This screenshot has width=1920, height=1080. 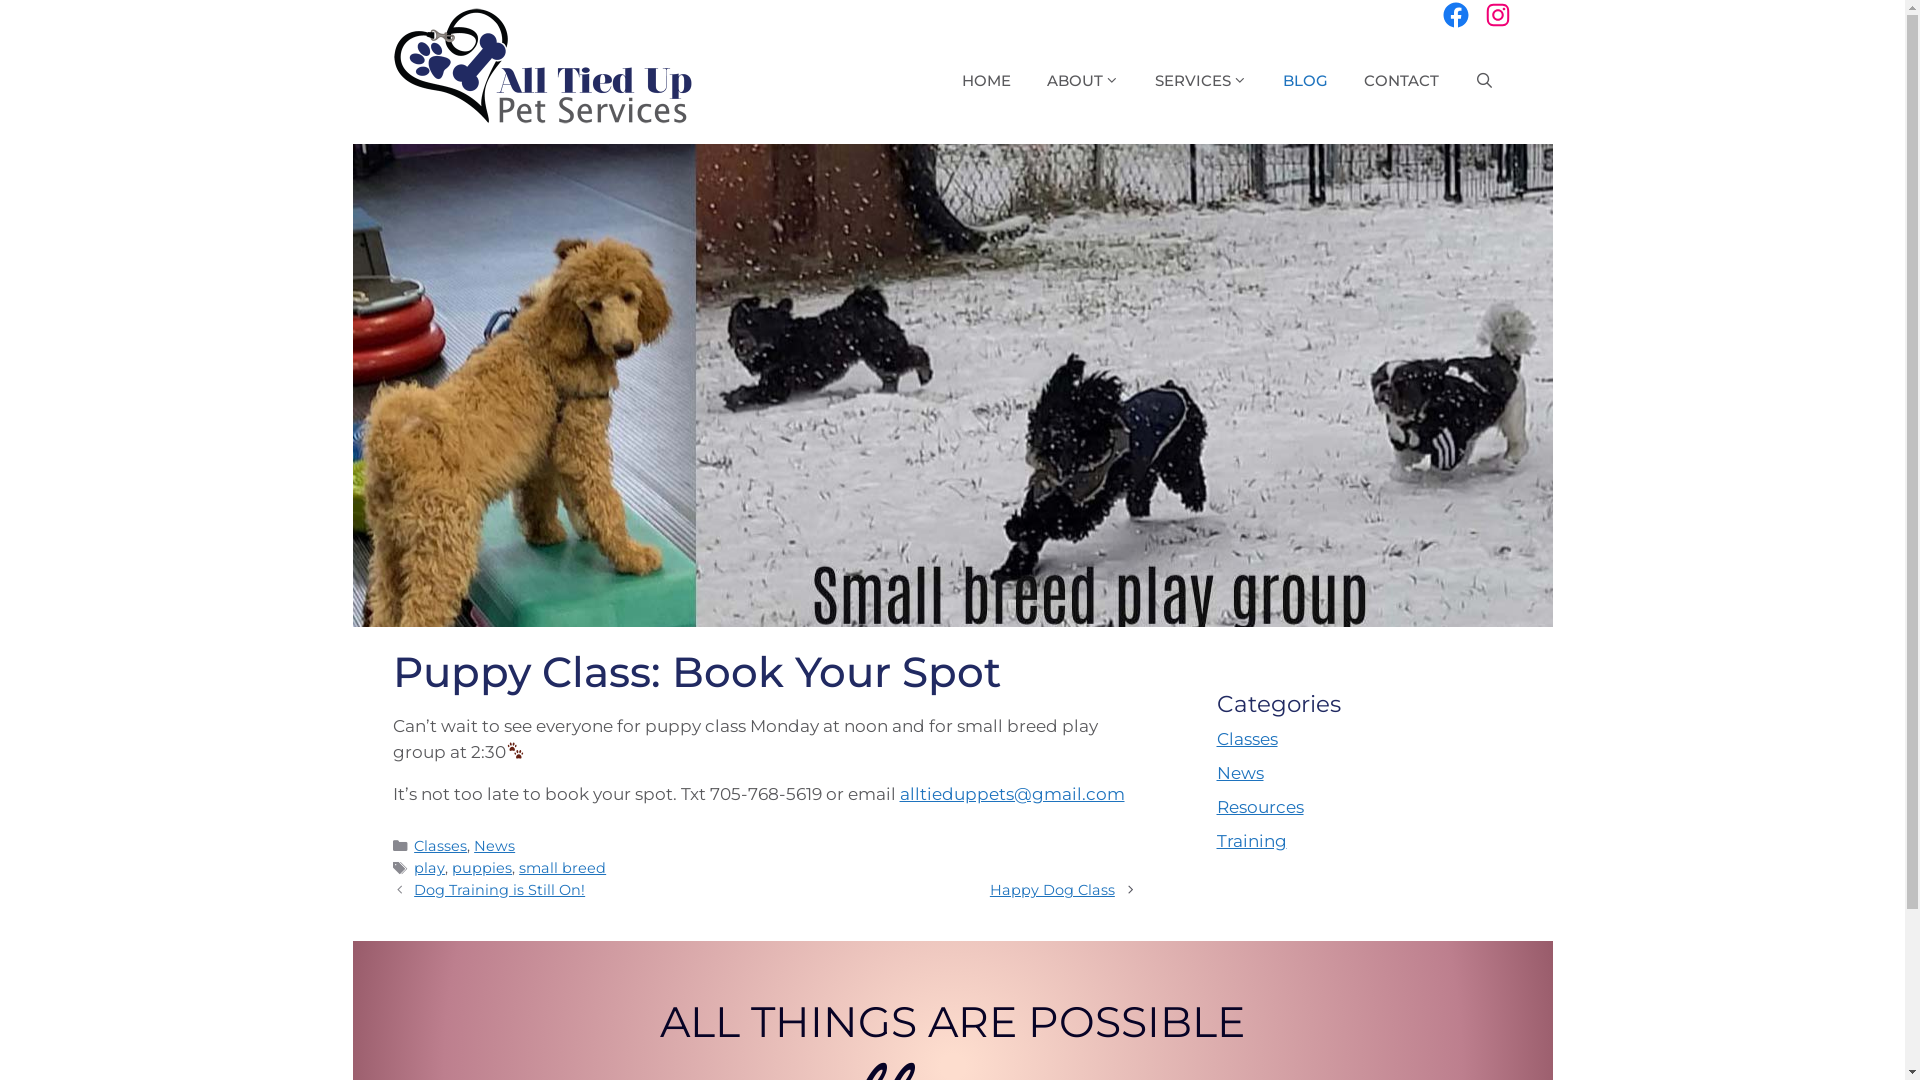 I want to click on 'Training', so click(x=1214, y=840).